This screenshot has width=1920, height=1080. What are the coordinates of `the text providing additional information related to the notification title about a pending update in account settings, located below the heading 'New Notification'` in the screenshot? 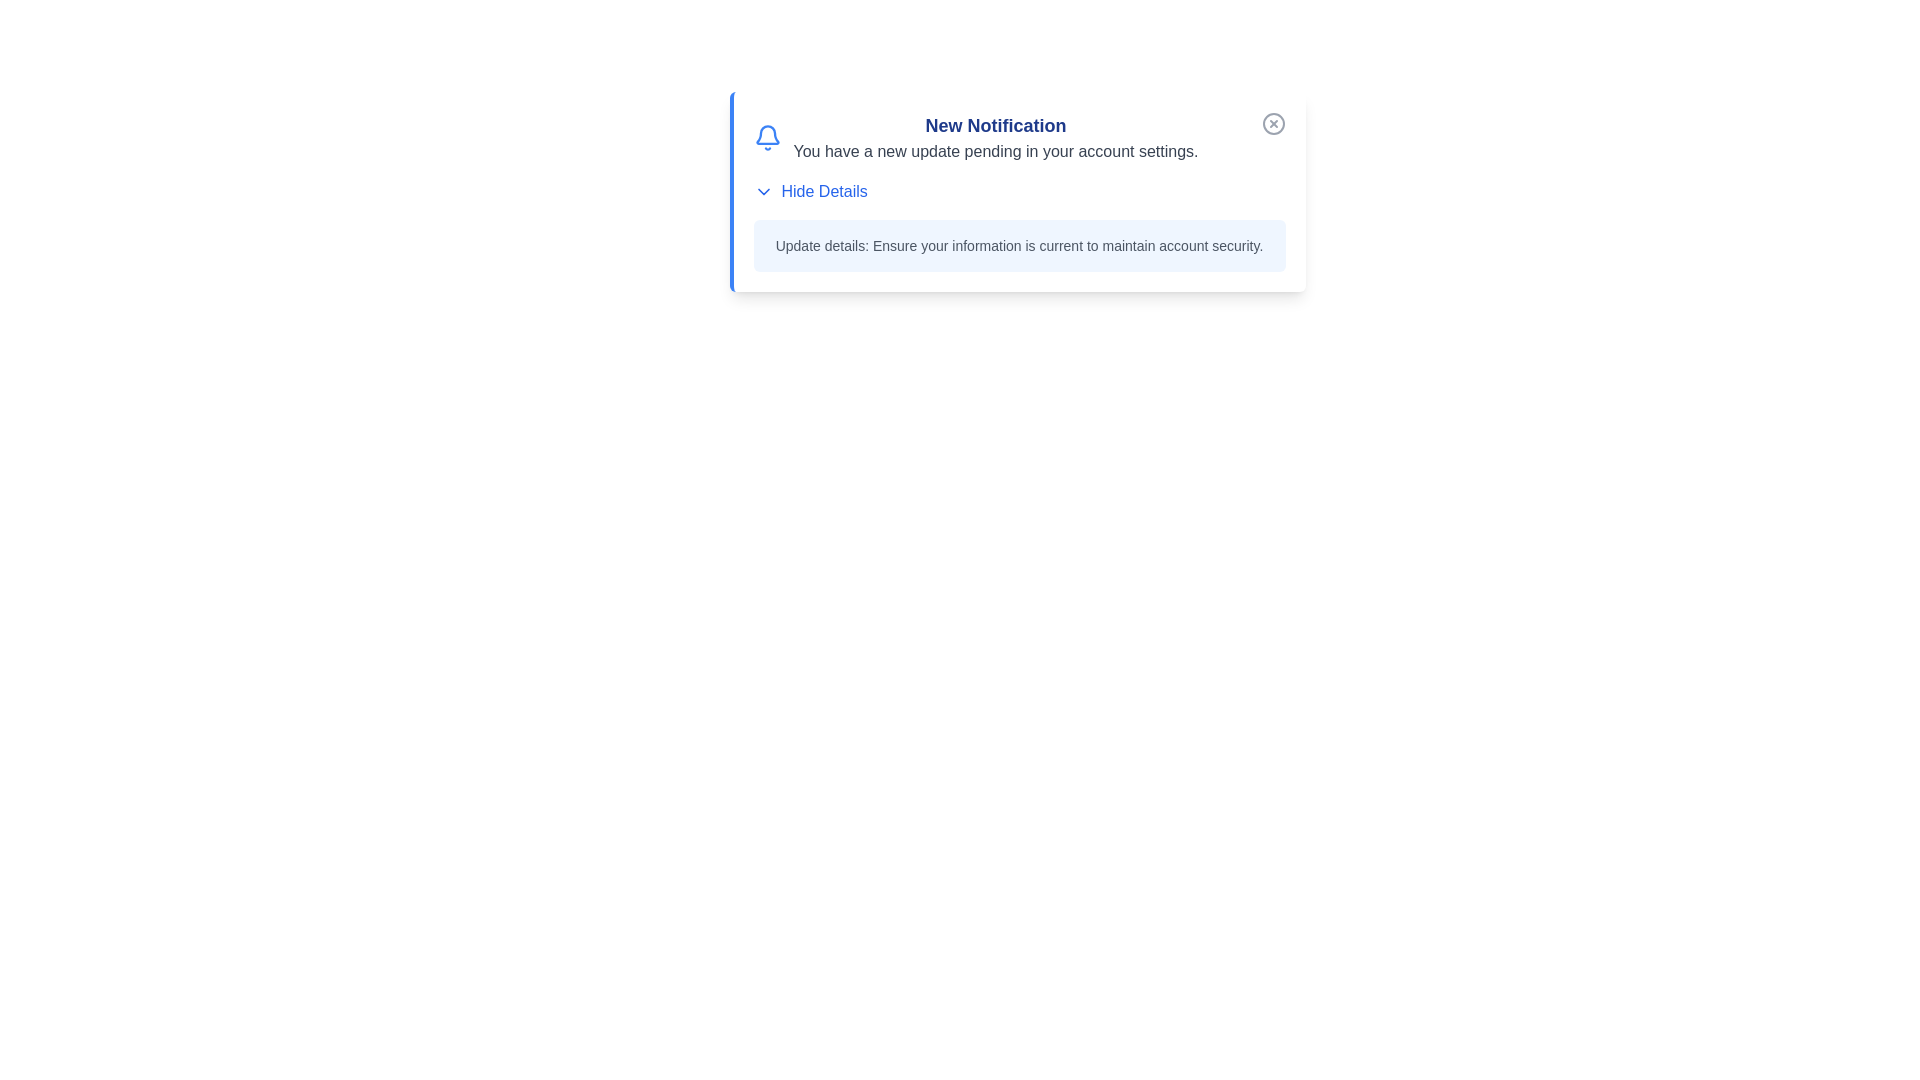 It's located at (996, 150).